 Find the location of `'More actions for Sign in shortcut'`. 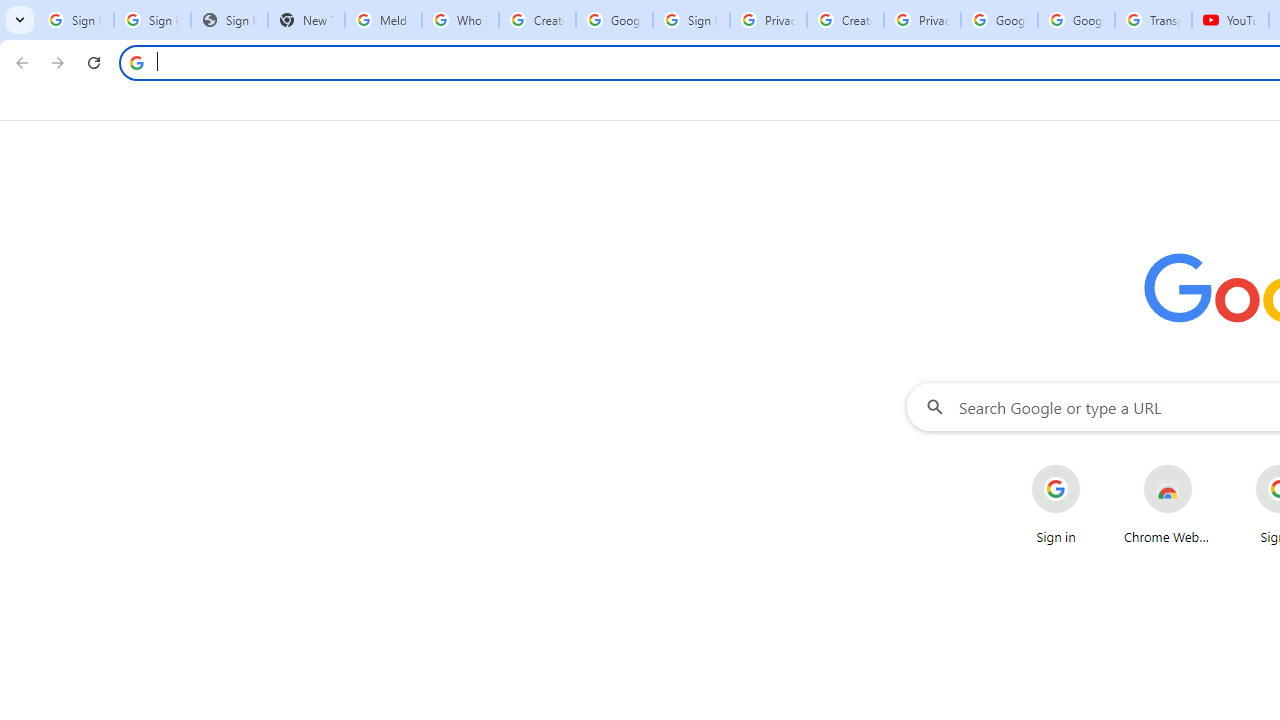

'More actions for Sign in shortcut' is located at coordinates (1094, 466).